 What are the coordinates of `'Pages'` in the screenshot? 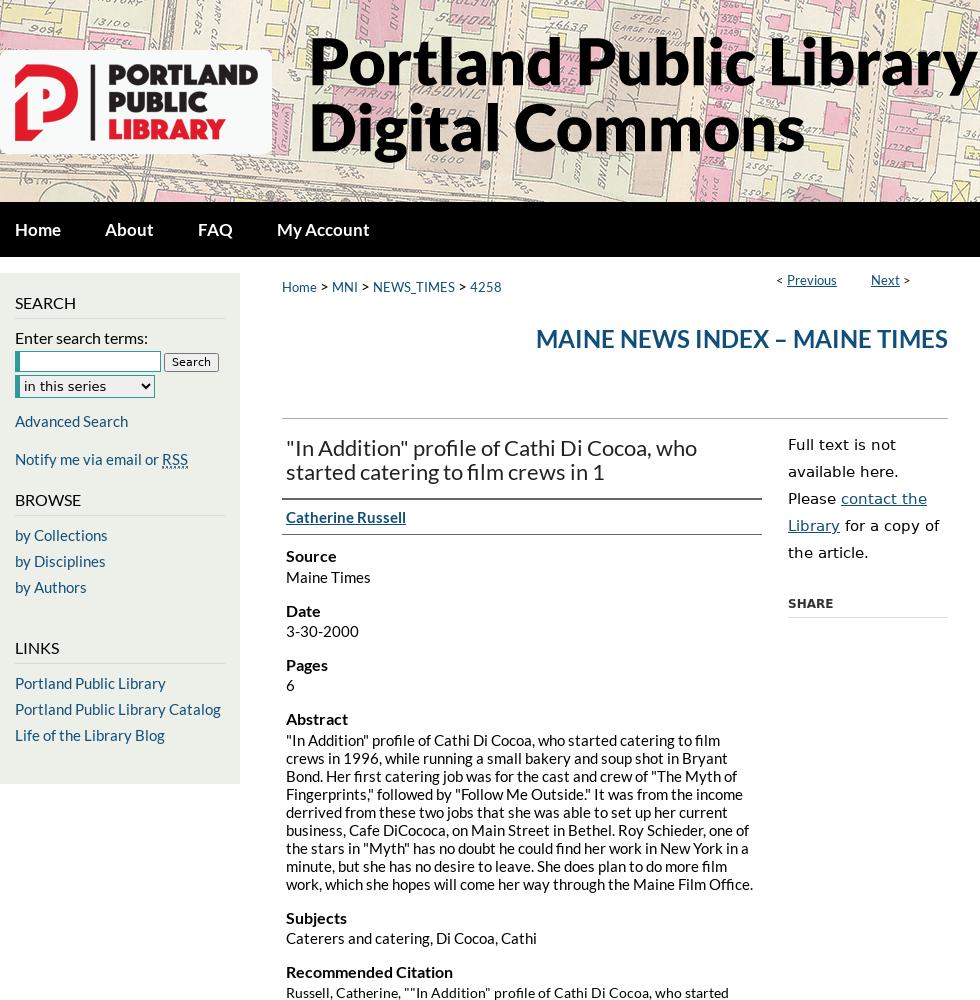 It's located at (307, 664).